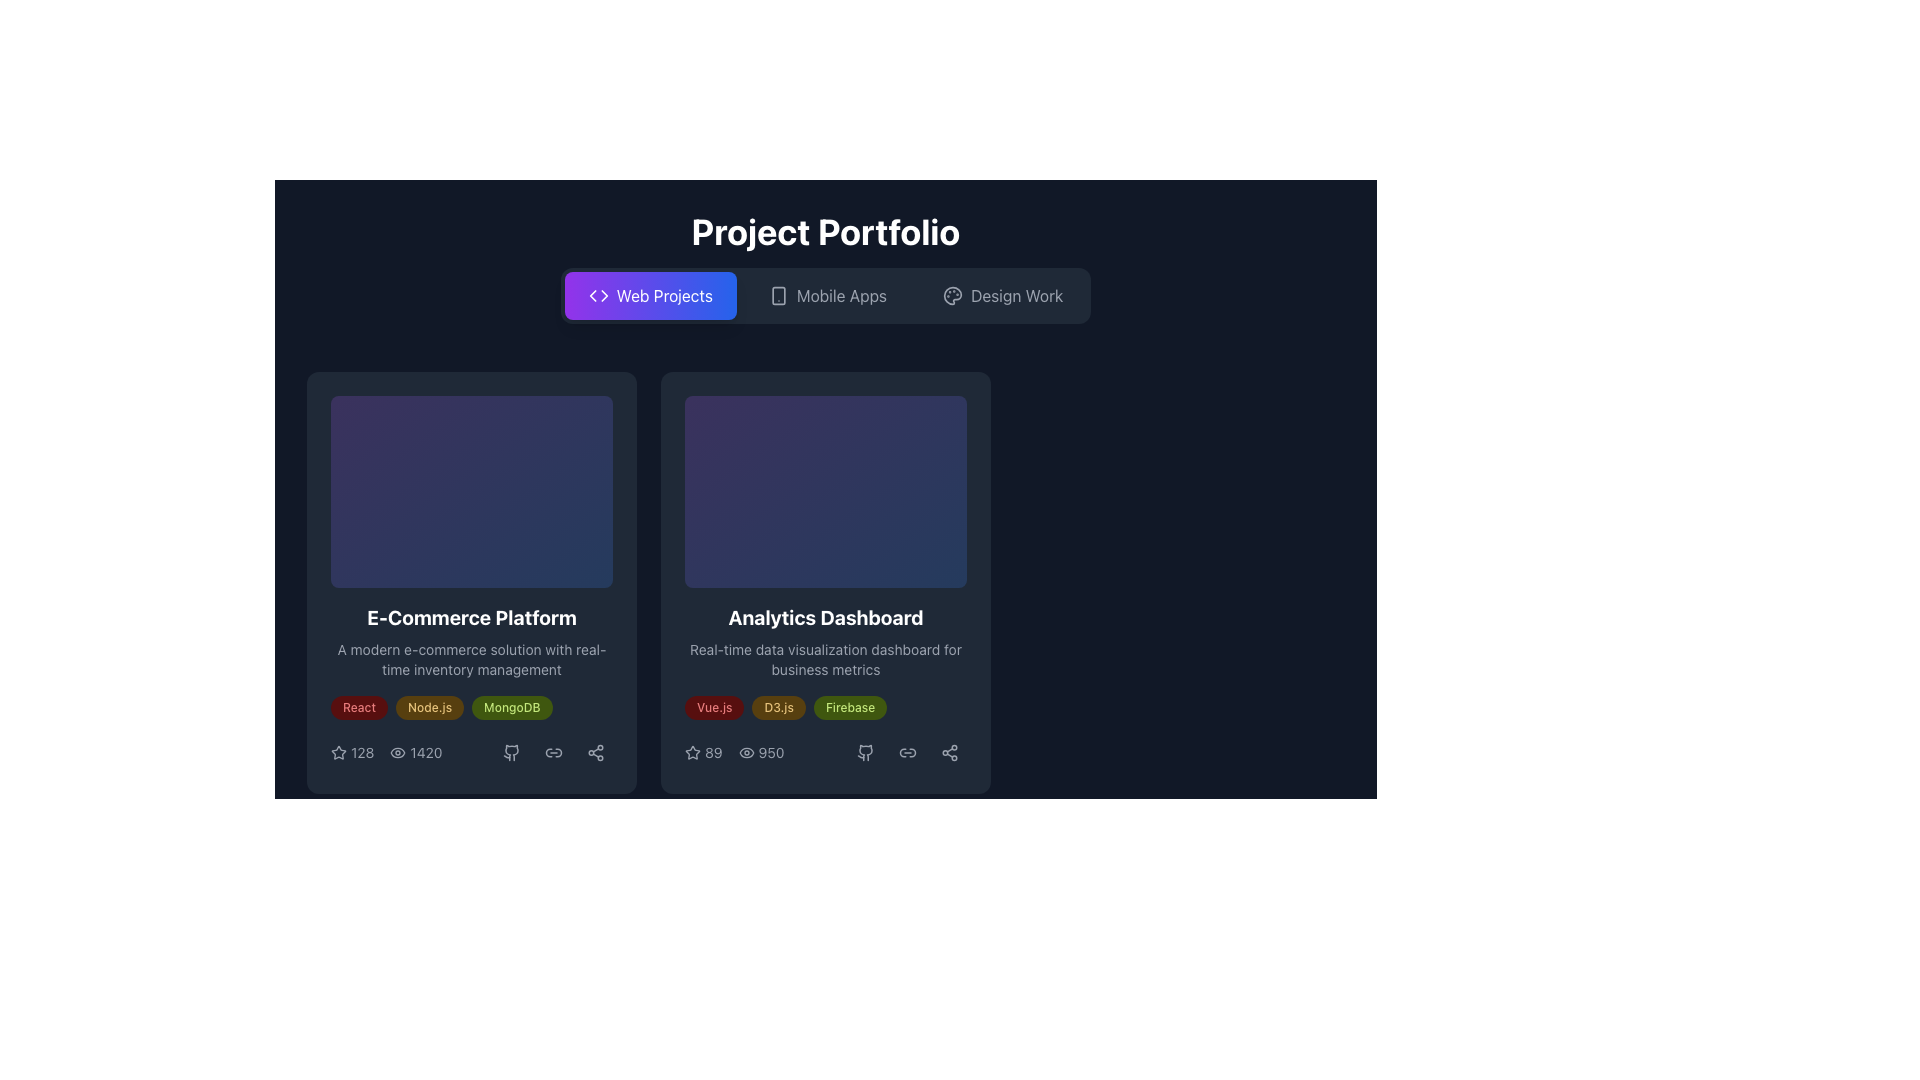 Image resolution: width=1920 pixels, height=1080 pixels. I want to click on the Arrow icon (SVG) located in the top left region of the navigation bar, which serves as a navigational indicator for moving to the next item or view, so click(603, 296).